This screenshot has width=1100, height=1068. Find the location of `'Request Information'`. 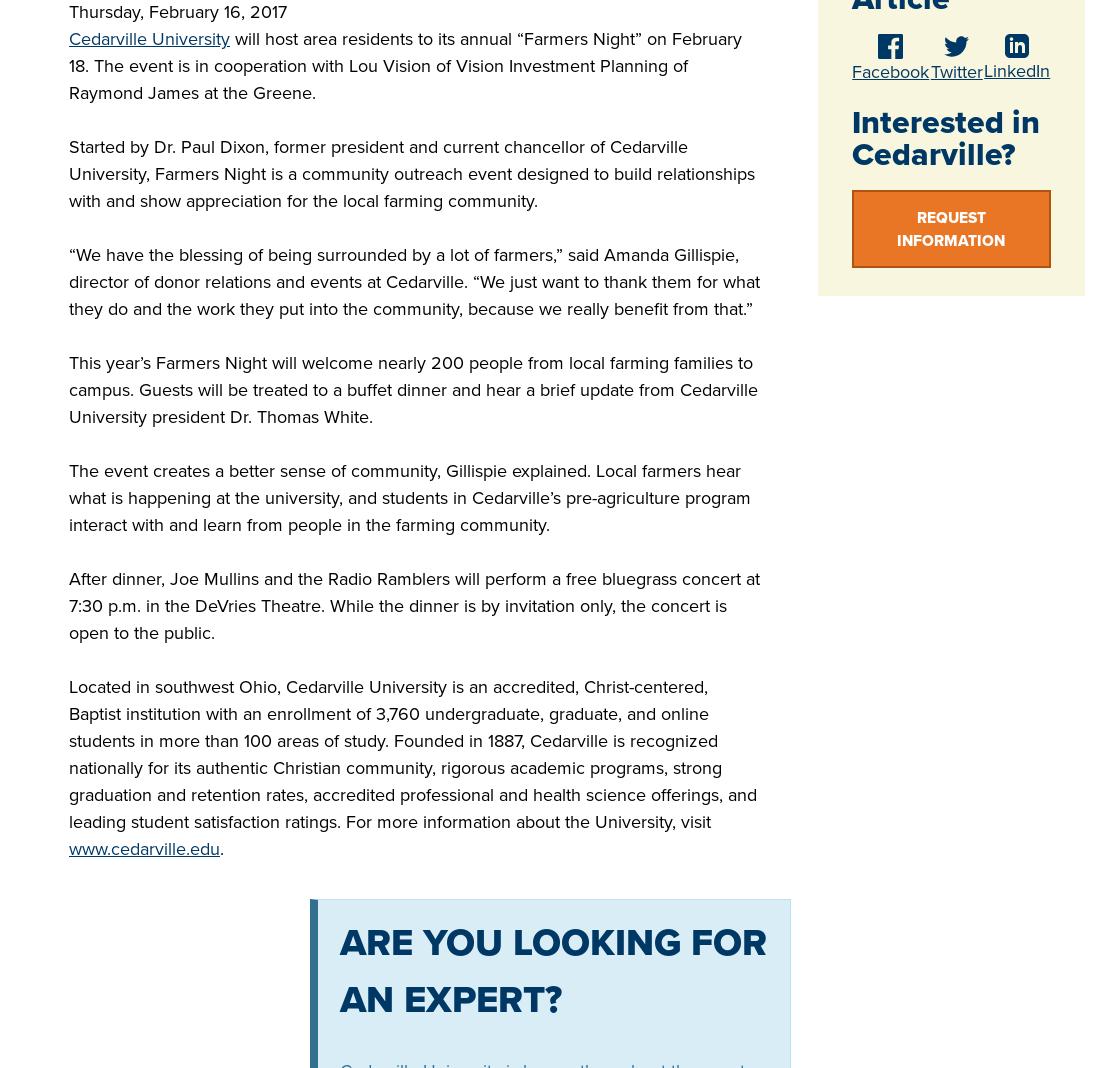

'Request Information' is located at coordinates (950, 228).